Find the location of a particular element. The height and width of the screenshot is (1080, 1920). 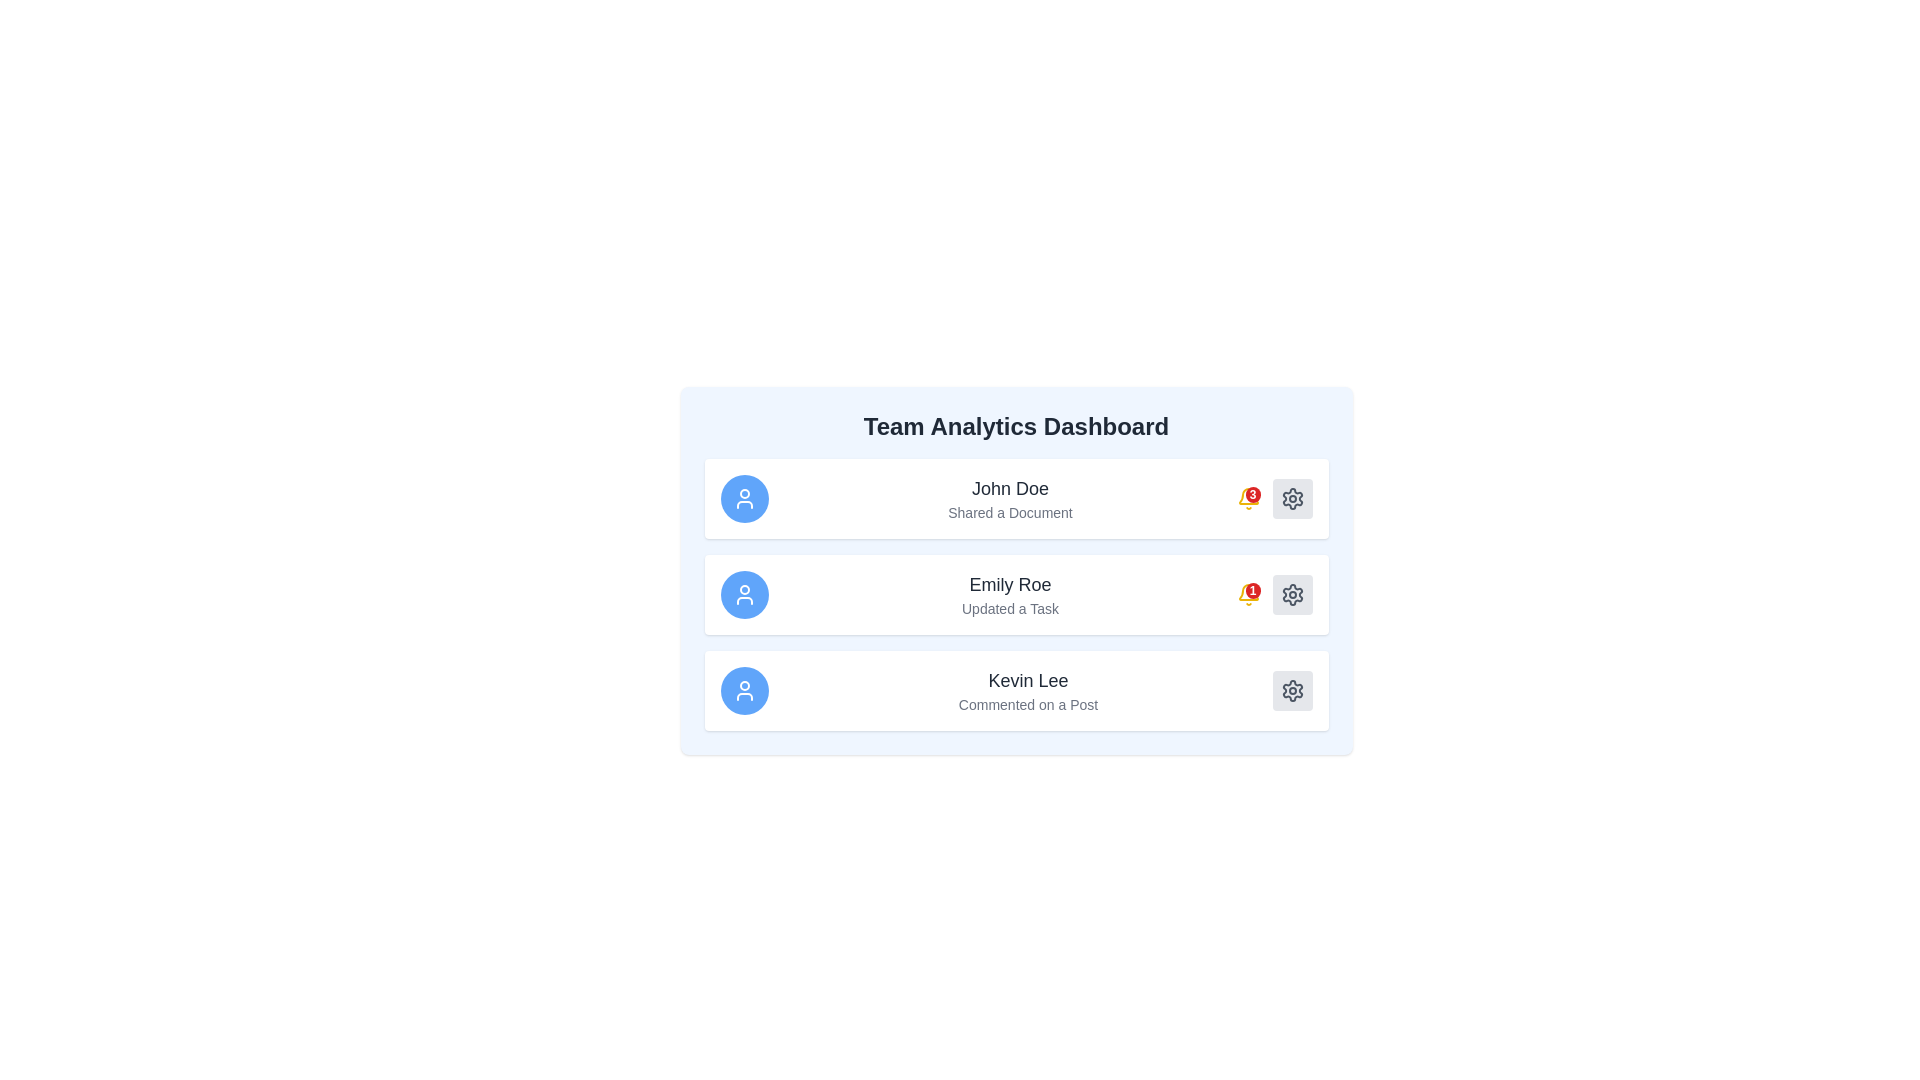

the text label displaying 'Emily Roe', which is a large, bold, dark gray text located in the middle section of the list entry on the dashboard is located at coordinates (1010, 585).